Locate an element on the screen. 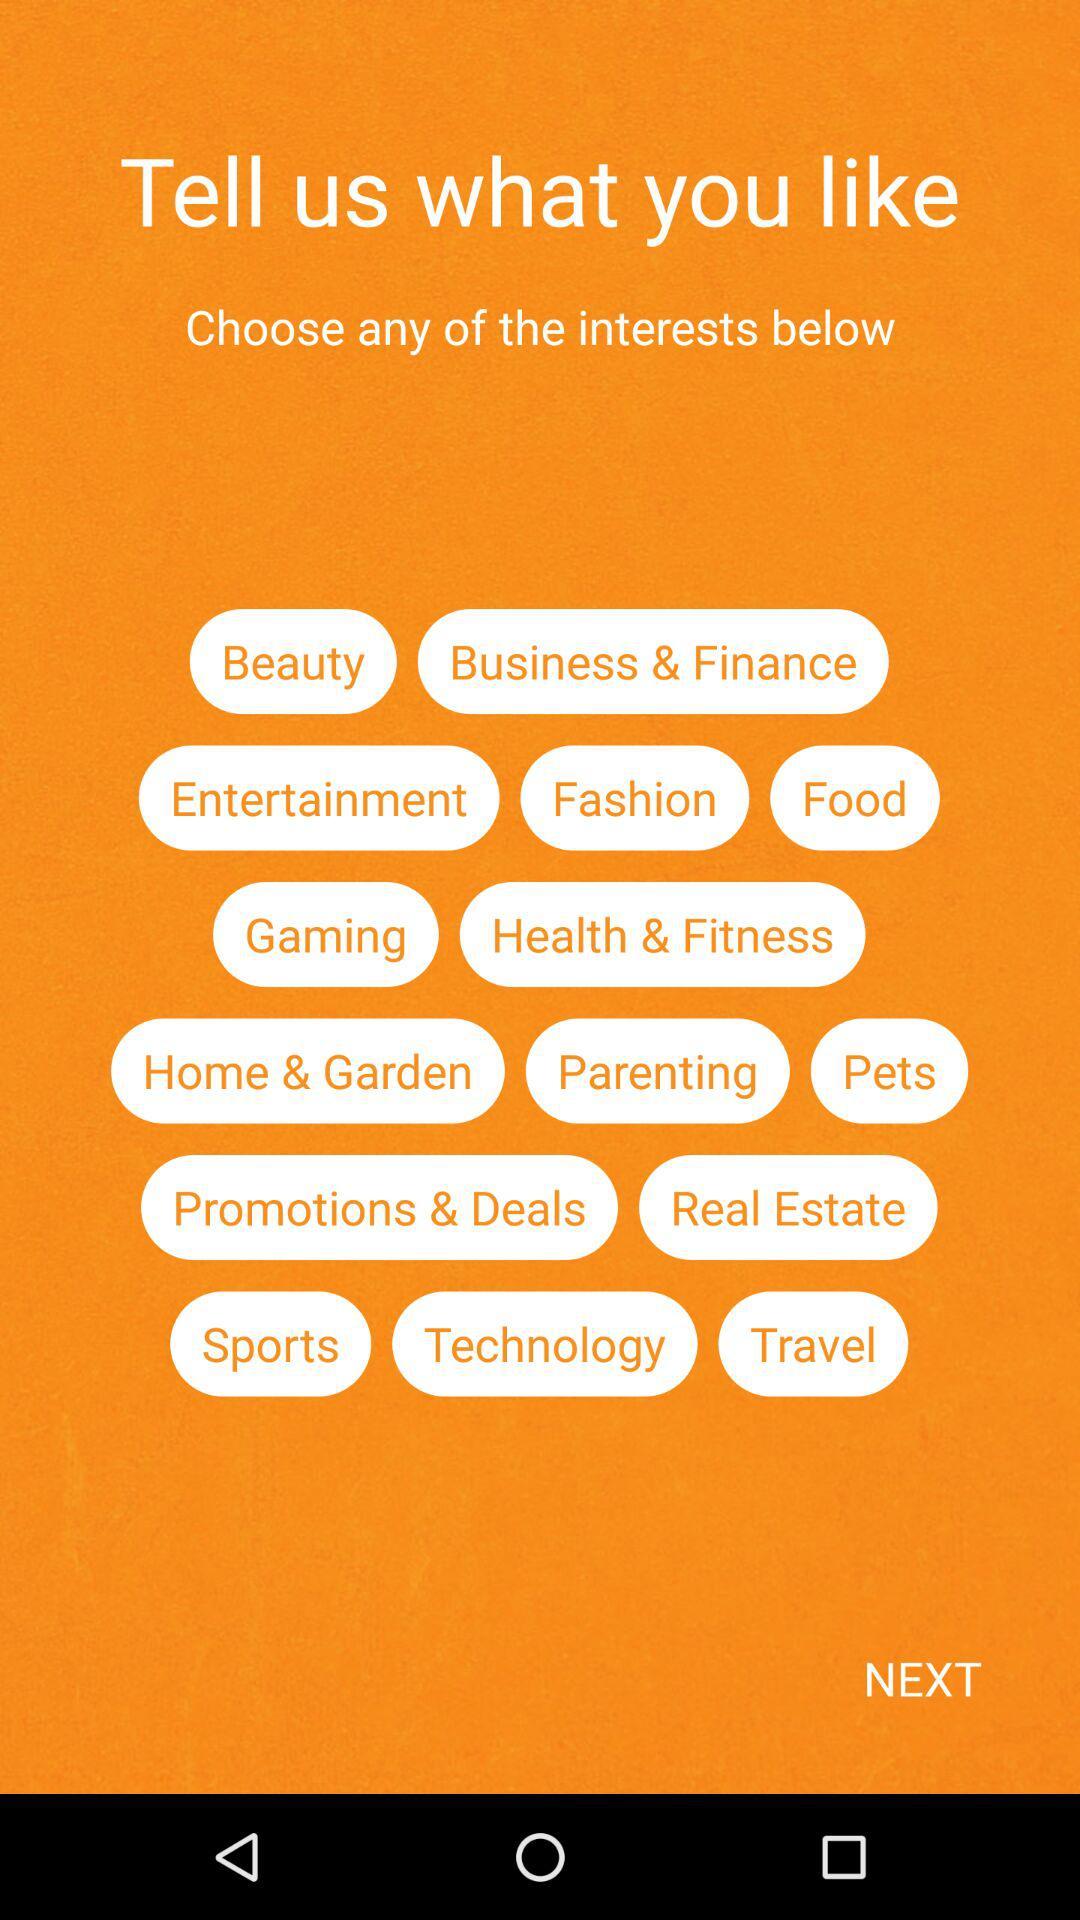 The height and width of the screenshot is (1920, 1080). the icon next to fashion icon is located at coordinates (318, 796).